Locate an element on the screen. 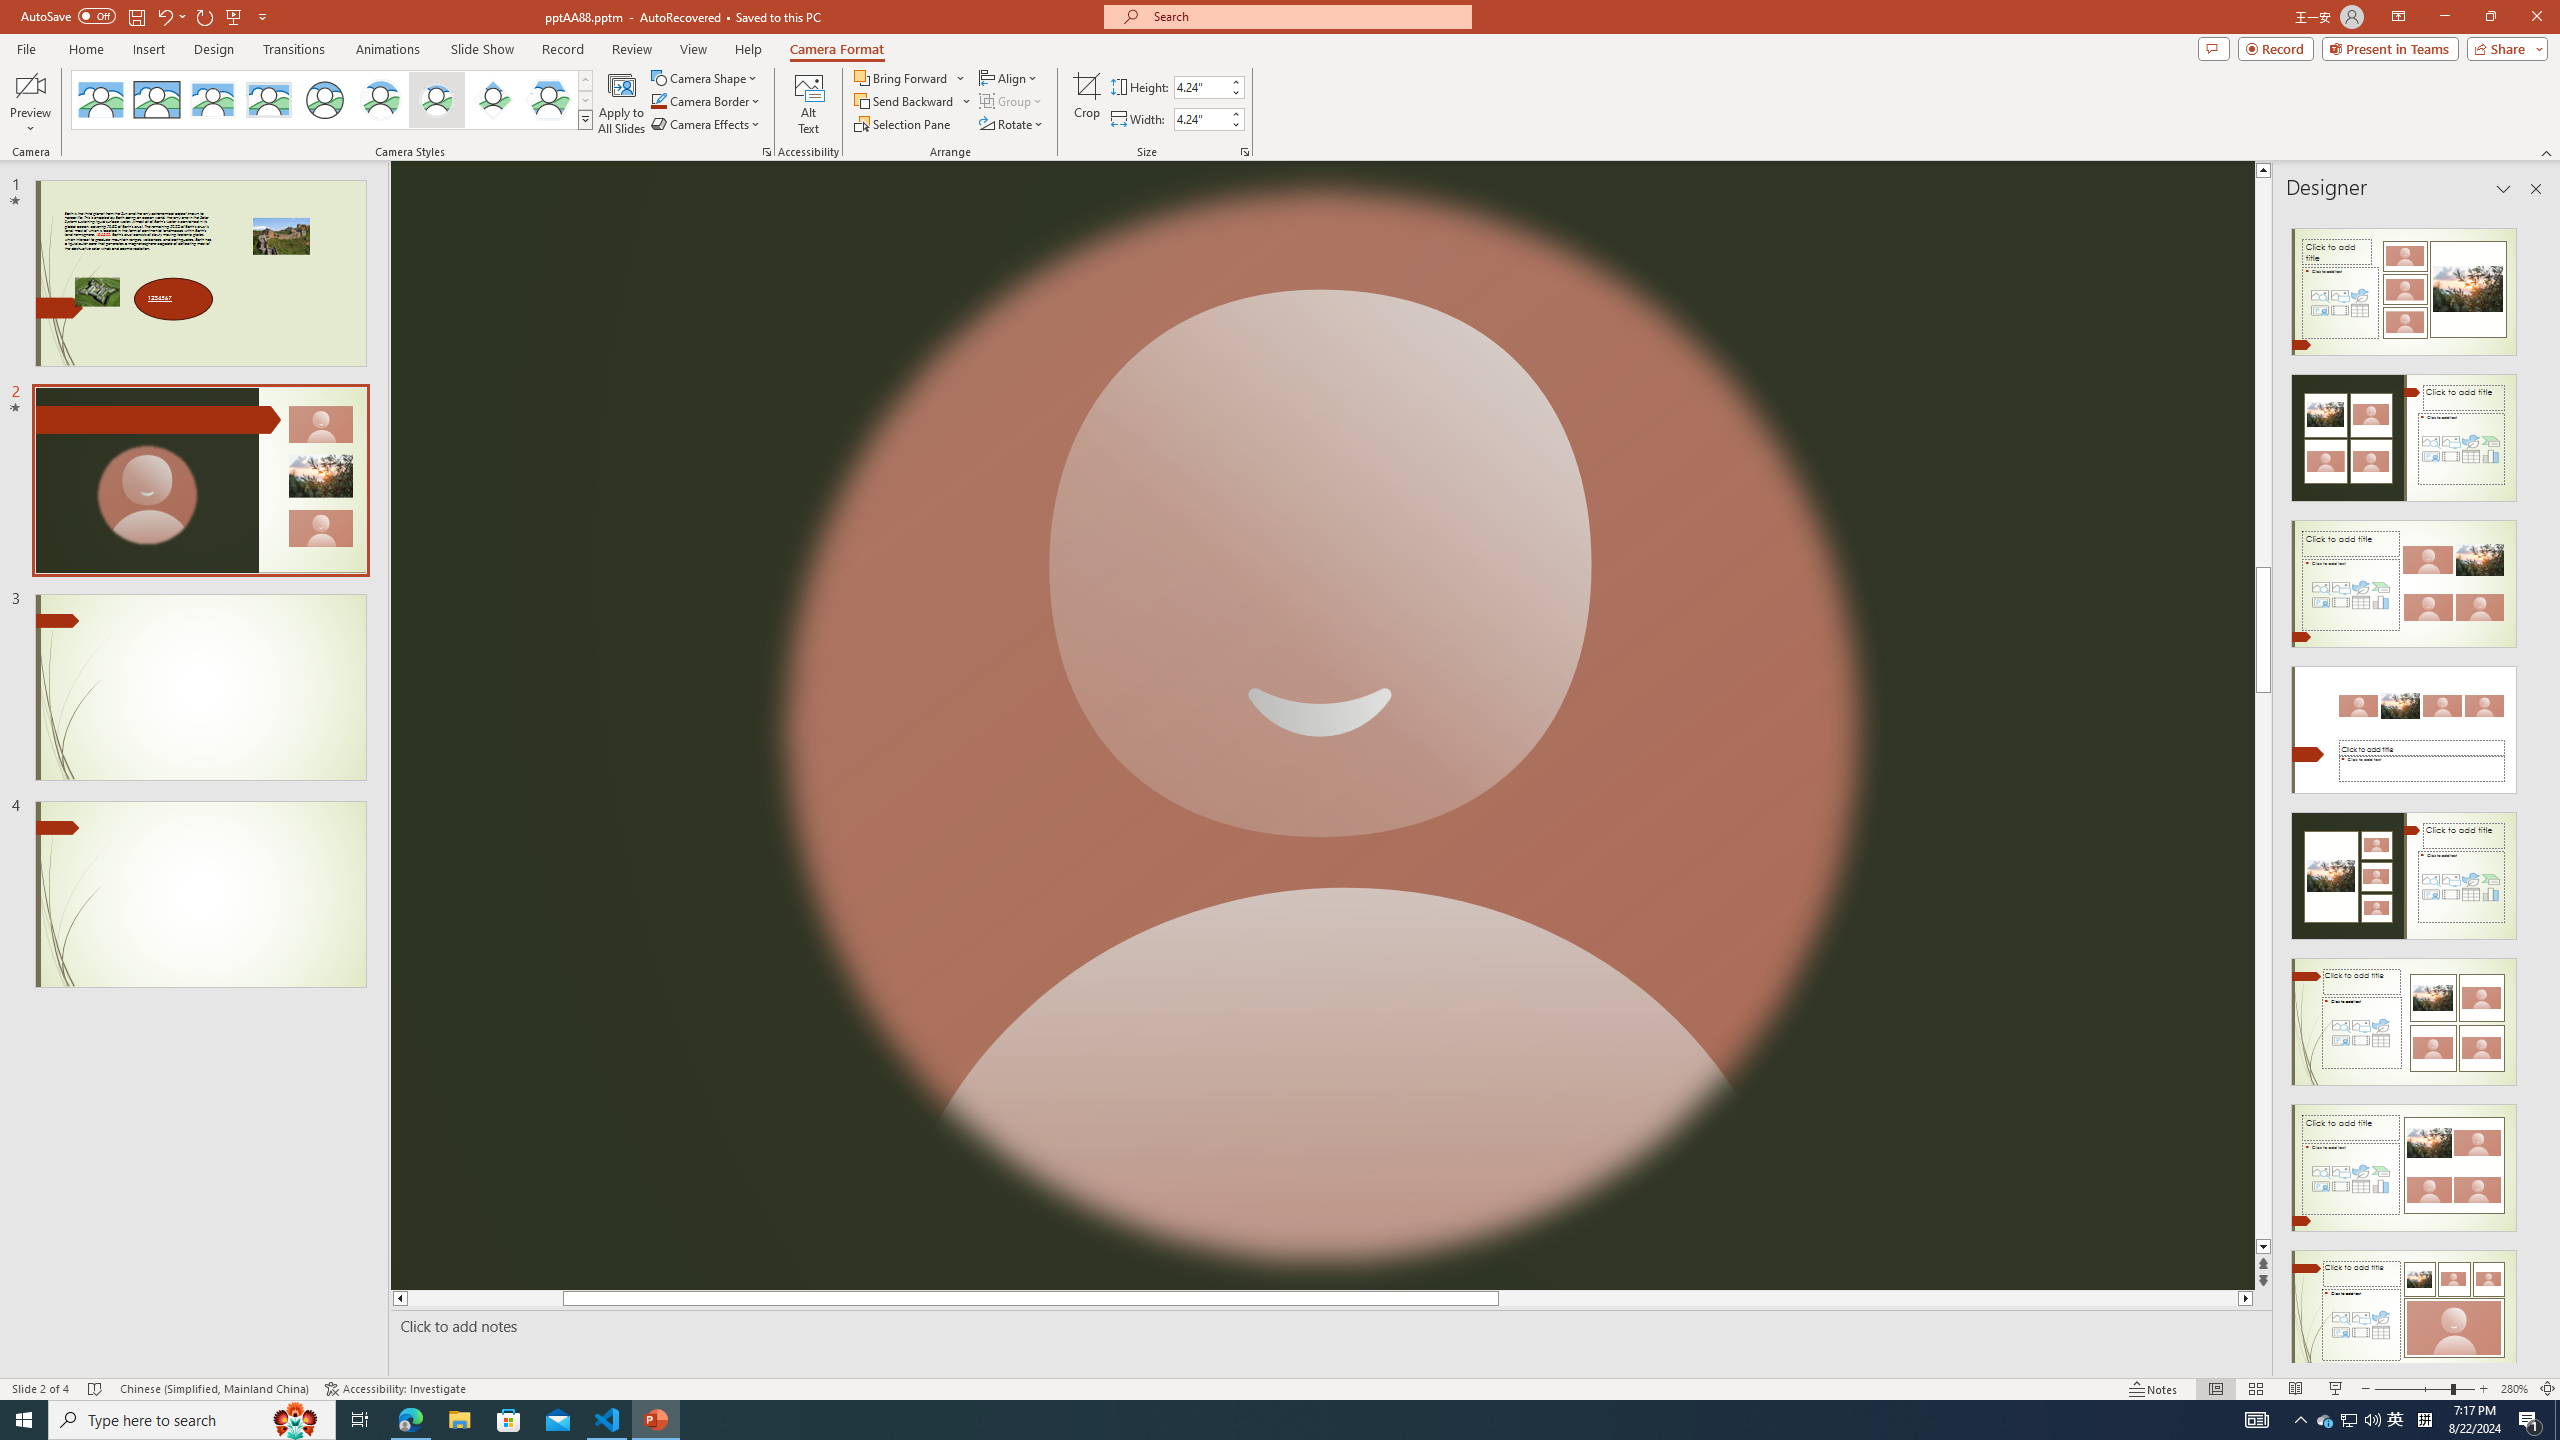  'Camera Border' is located at coordinates (705, 99).